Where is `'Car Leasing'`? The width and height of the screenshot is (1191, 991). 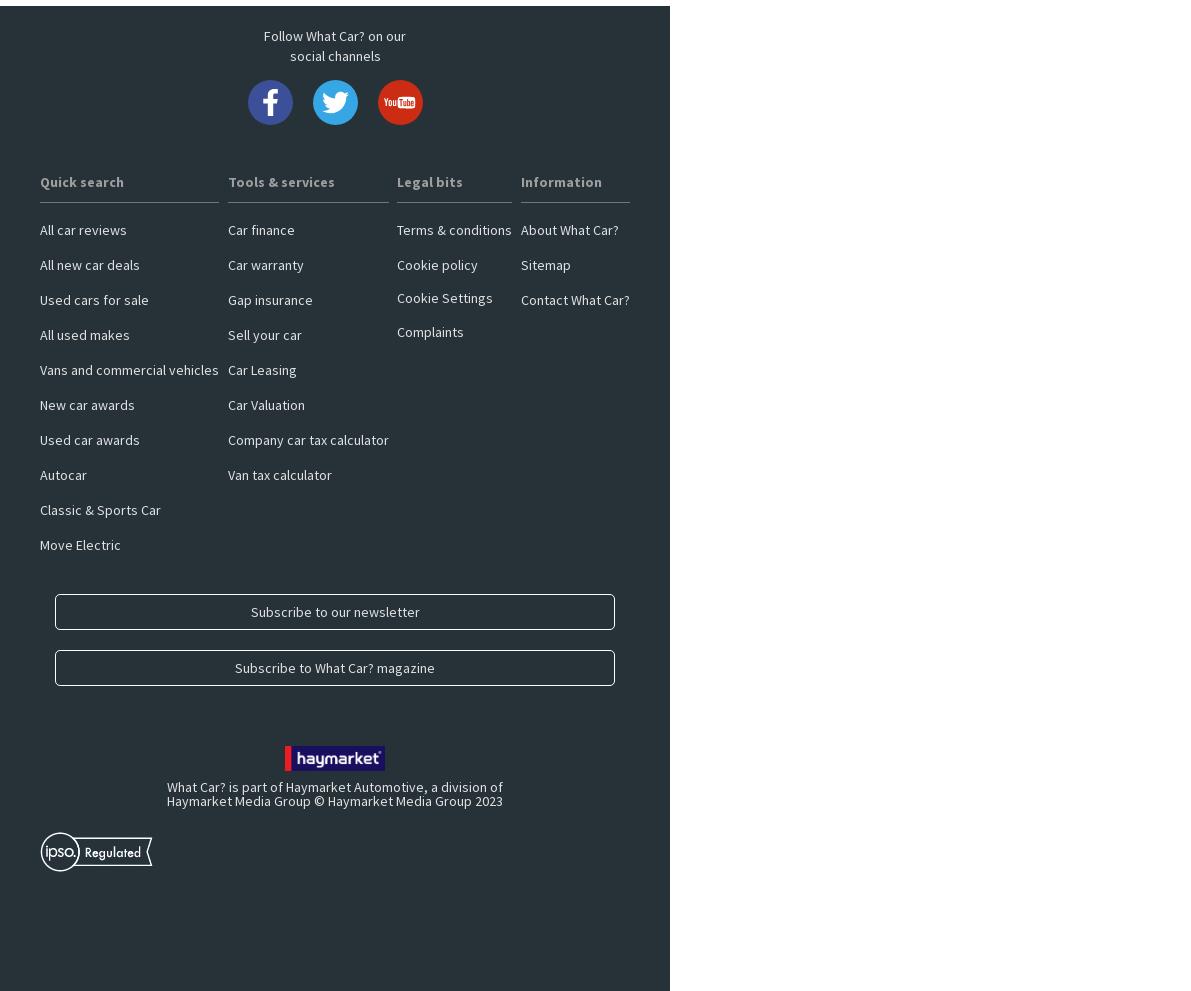 'Car Leasing' is located at coordinates (260, 368).